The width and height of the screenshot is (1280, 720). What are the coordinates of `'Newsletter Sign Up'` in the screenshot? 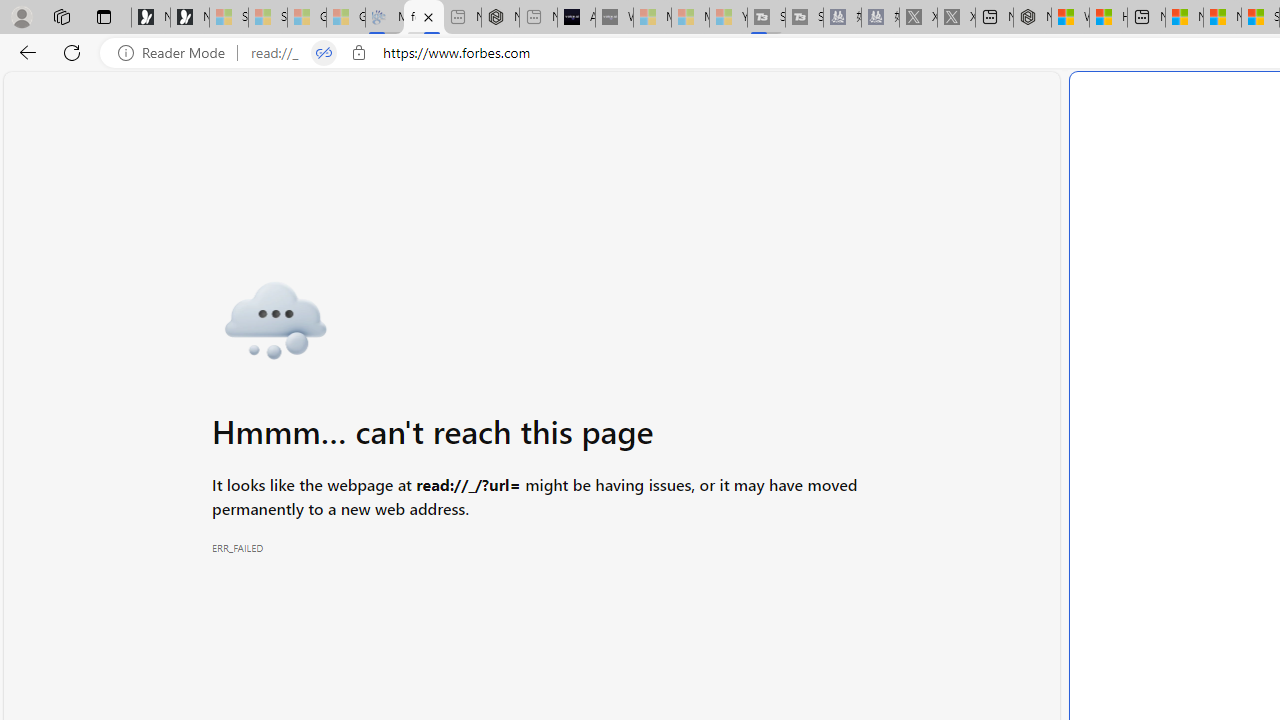 It's located at (190, 17).